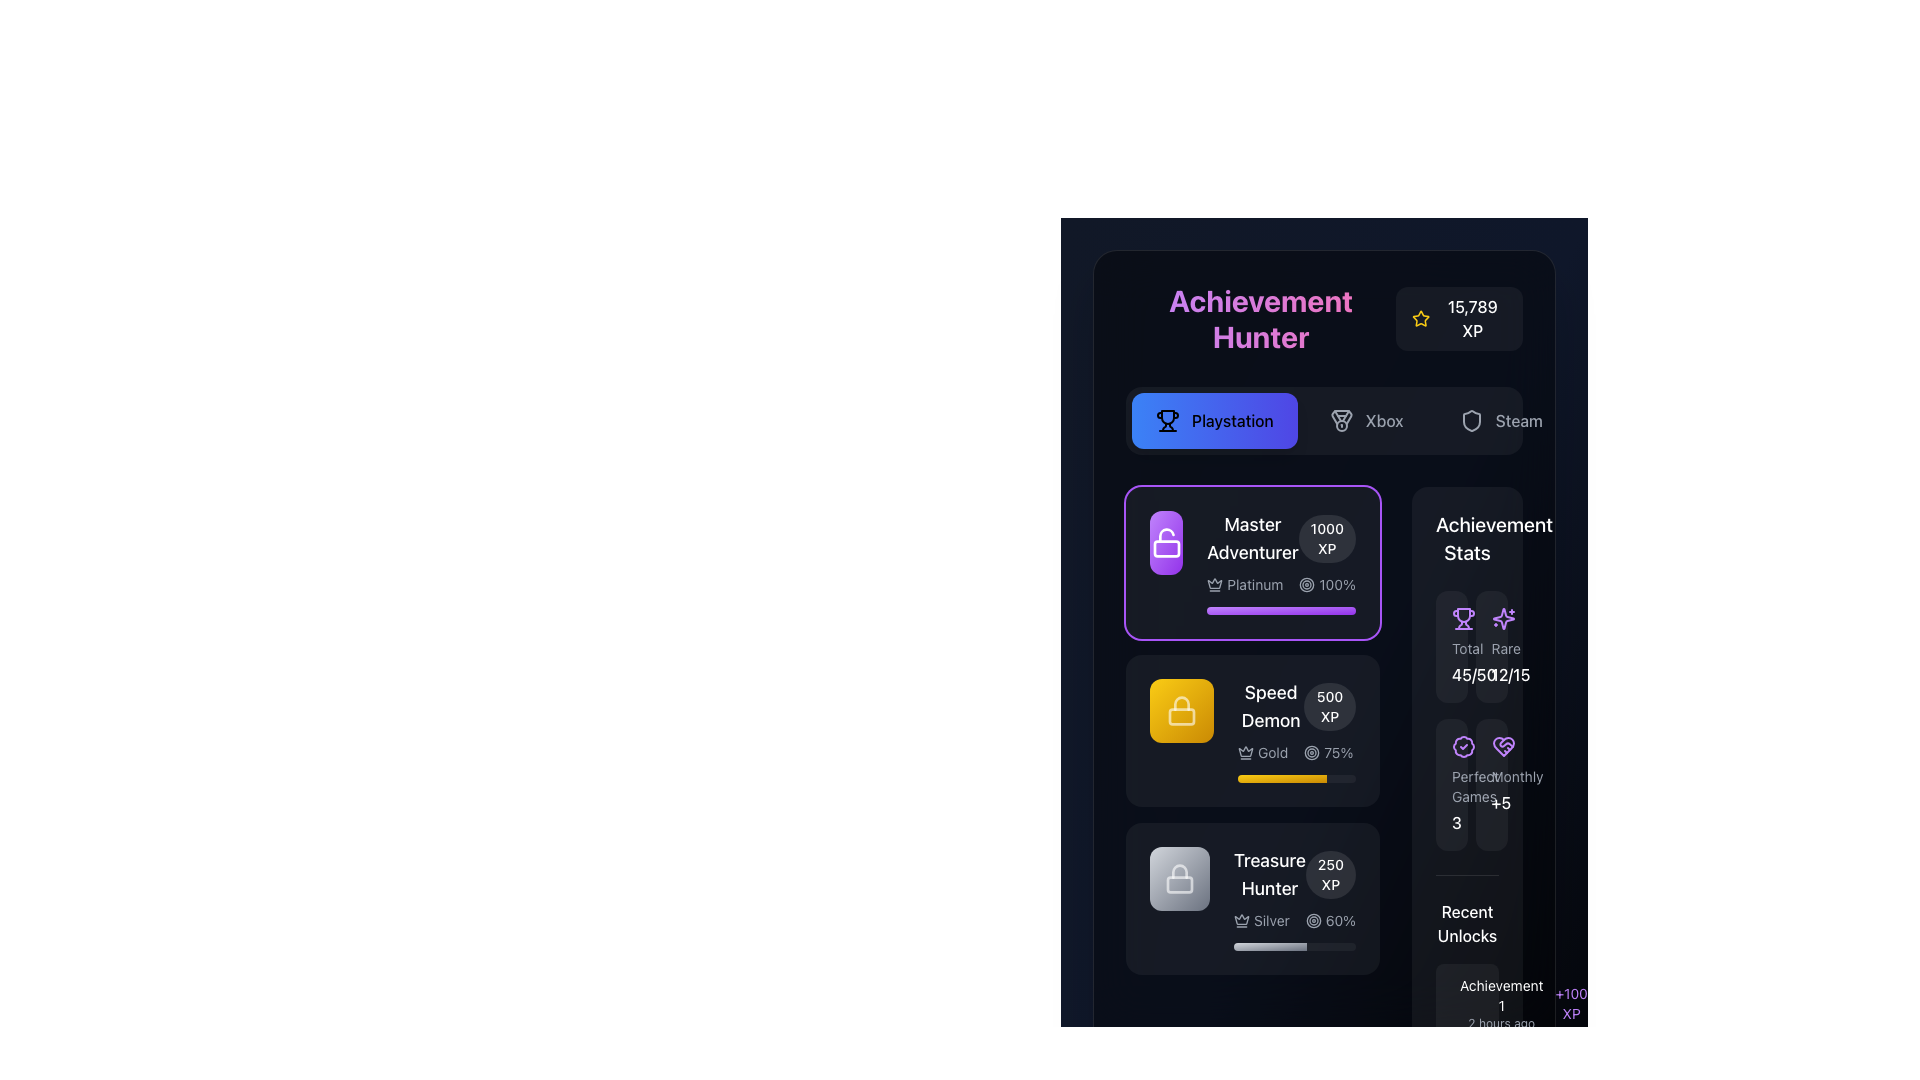 Image resolution: width=1920 pixels, height=1080 pixels. What do you see at coordinates (1501, 995) in the screenshot?
I see `the static text label displaying 'Achievement 1', which is part of the 'Recent Unlocks' section located in the lower-right side of the interface` at bounding box center [1501, 995].